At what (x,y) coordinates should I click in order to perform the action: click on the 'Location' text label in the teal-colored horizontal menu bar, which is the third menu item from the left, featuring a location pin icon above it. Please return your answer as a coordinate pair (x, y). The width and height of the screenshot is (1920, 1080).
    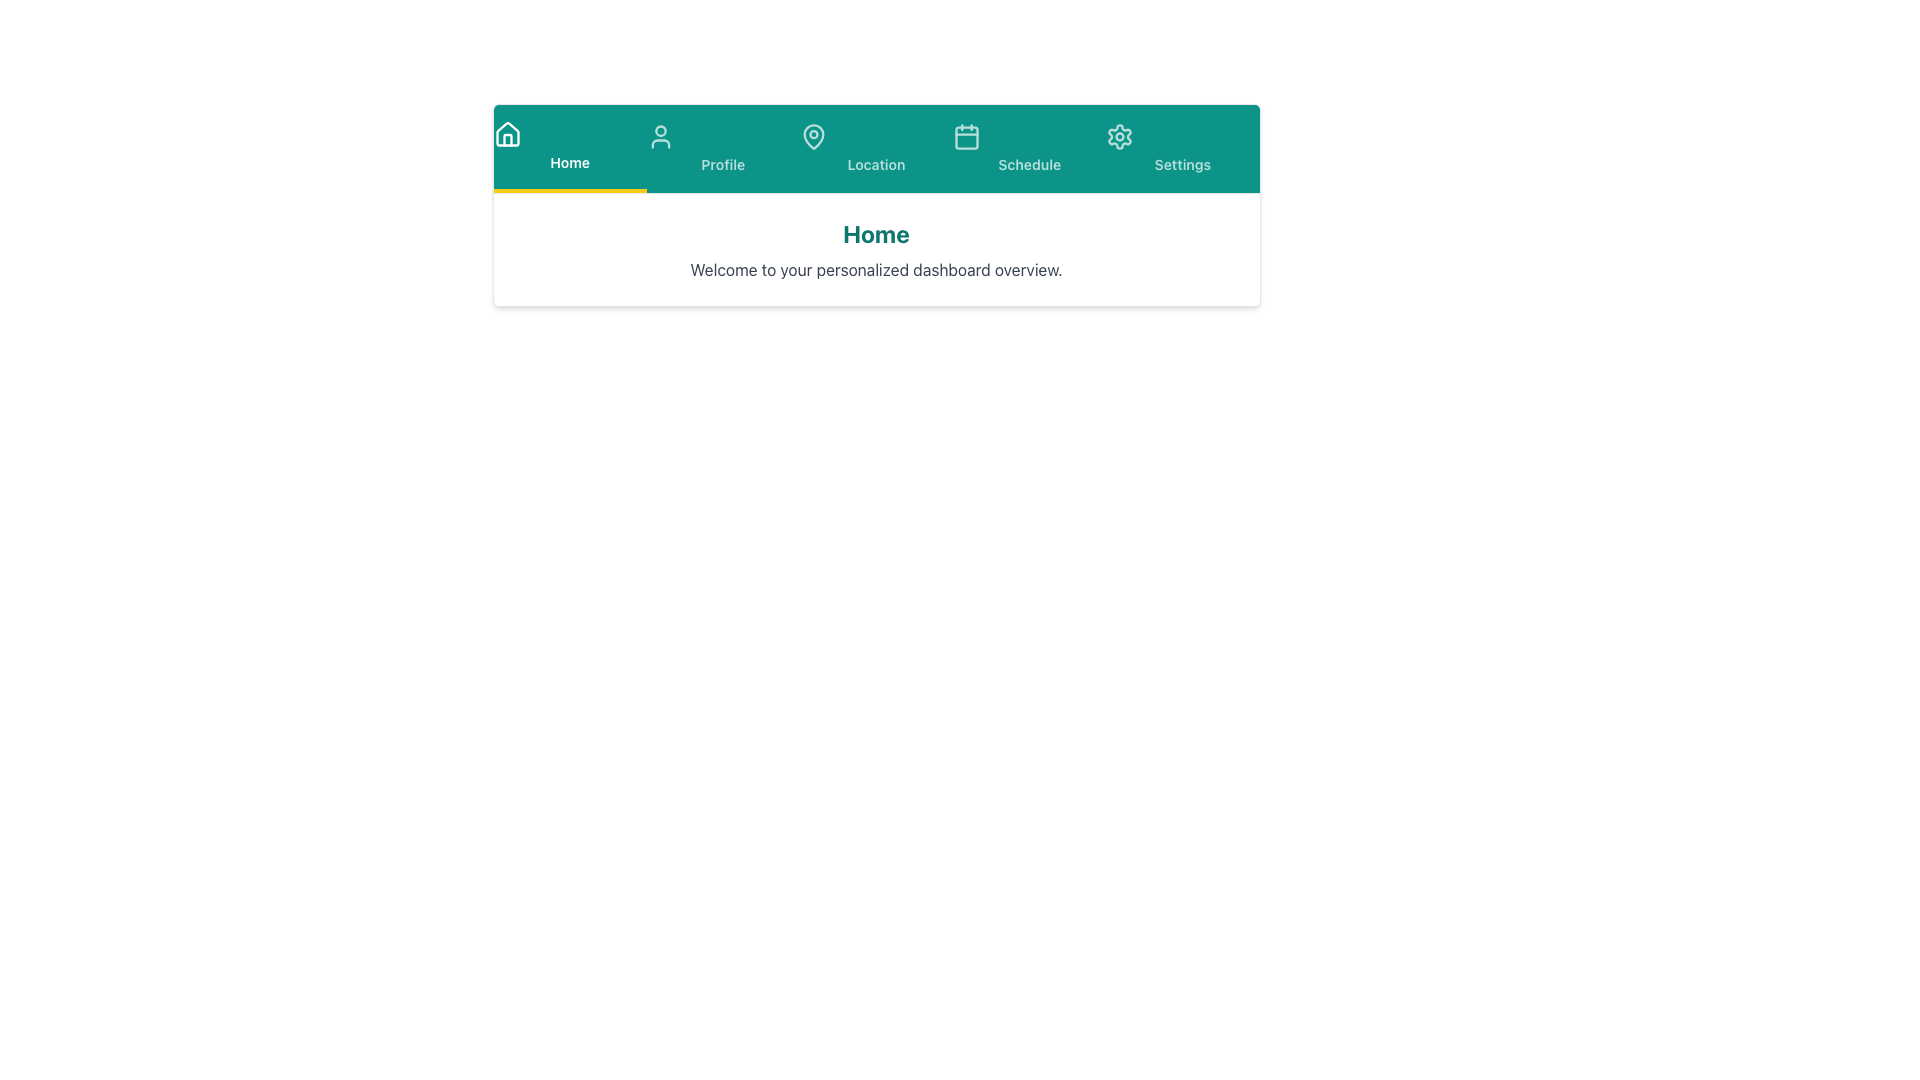
    Looking at the image, I should click on (876, 164).